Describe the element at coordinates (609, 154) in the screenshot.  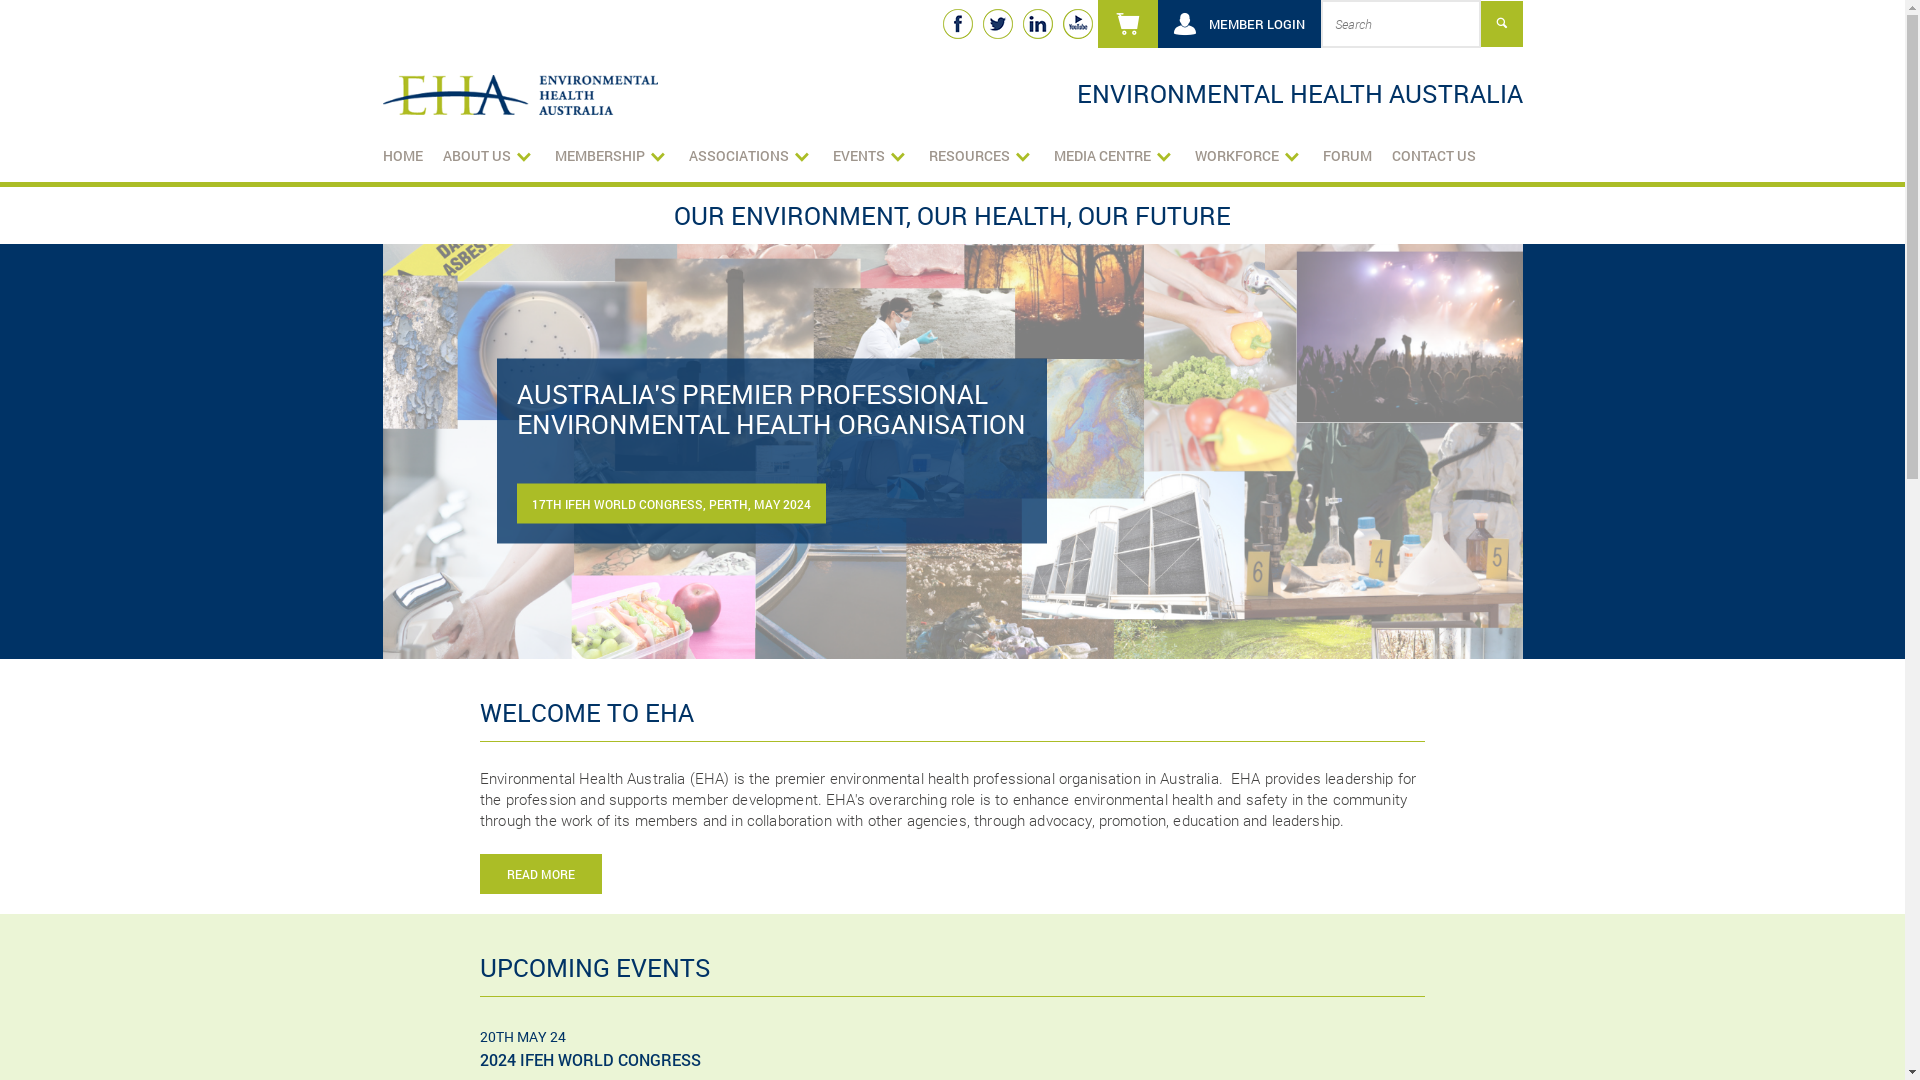
I see `'MEMBERSHIP'` at that location.